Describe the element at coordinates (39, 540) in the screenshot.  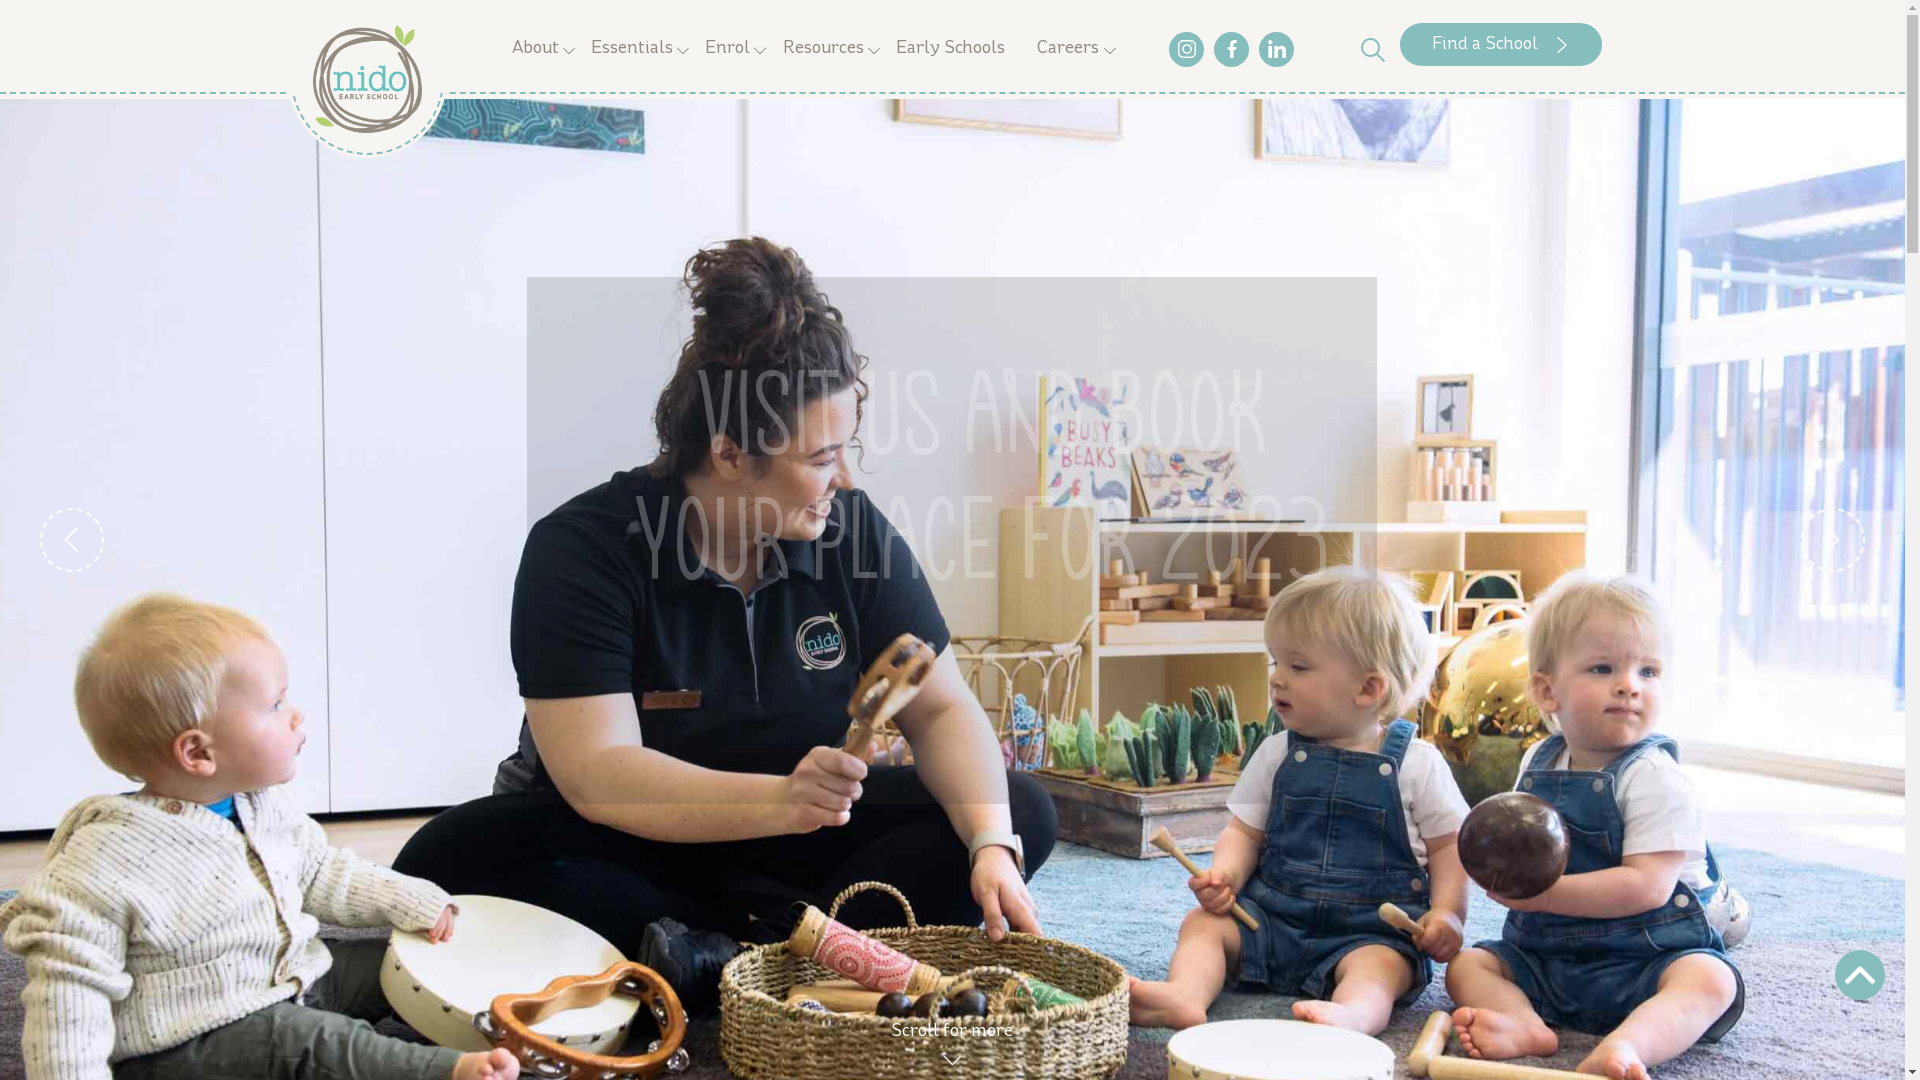
I see `'Previous'` at that location.